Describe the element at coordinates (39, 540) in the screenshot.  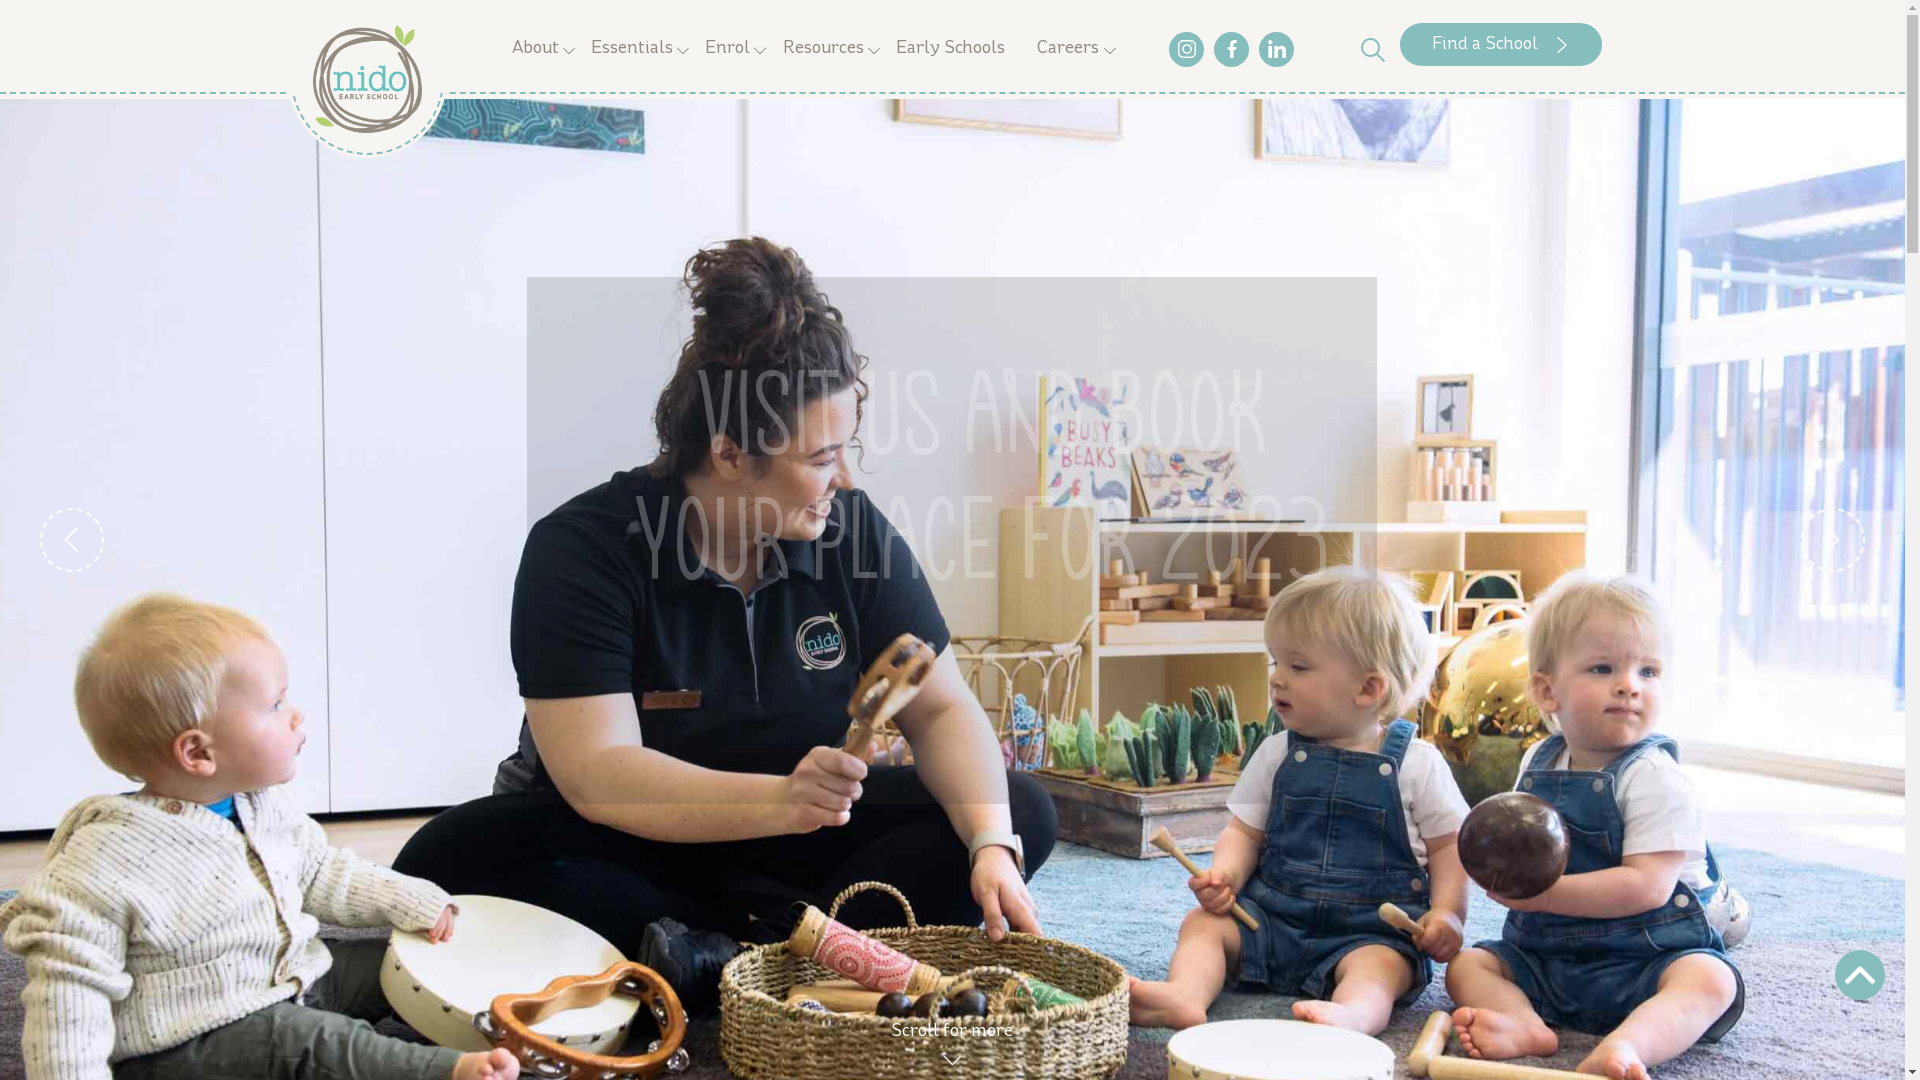
I see `'Previous'` at that location.